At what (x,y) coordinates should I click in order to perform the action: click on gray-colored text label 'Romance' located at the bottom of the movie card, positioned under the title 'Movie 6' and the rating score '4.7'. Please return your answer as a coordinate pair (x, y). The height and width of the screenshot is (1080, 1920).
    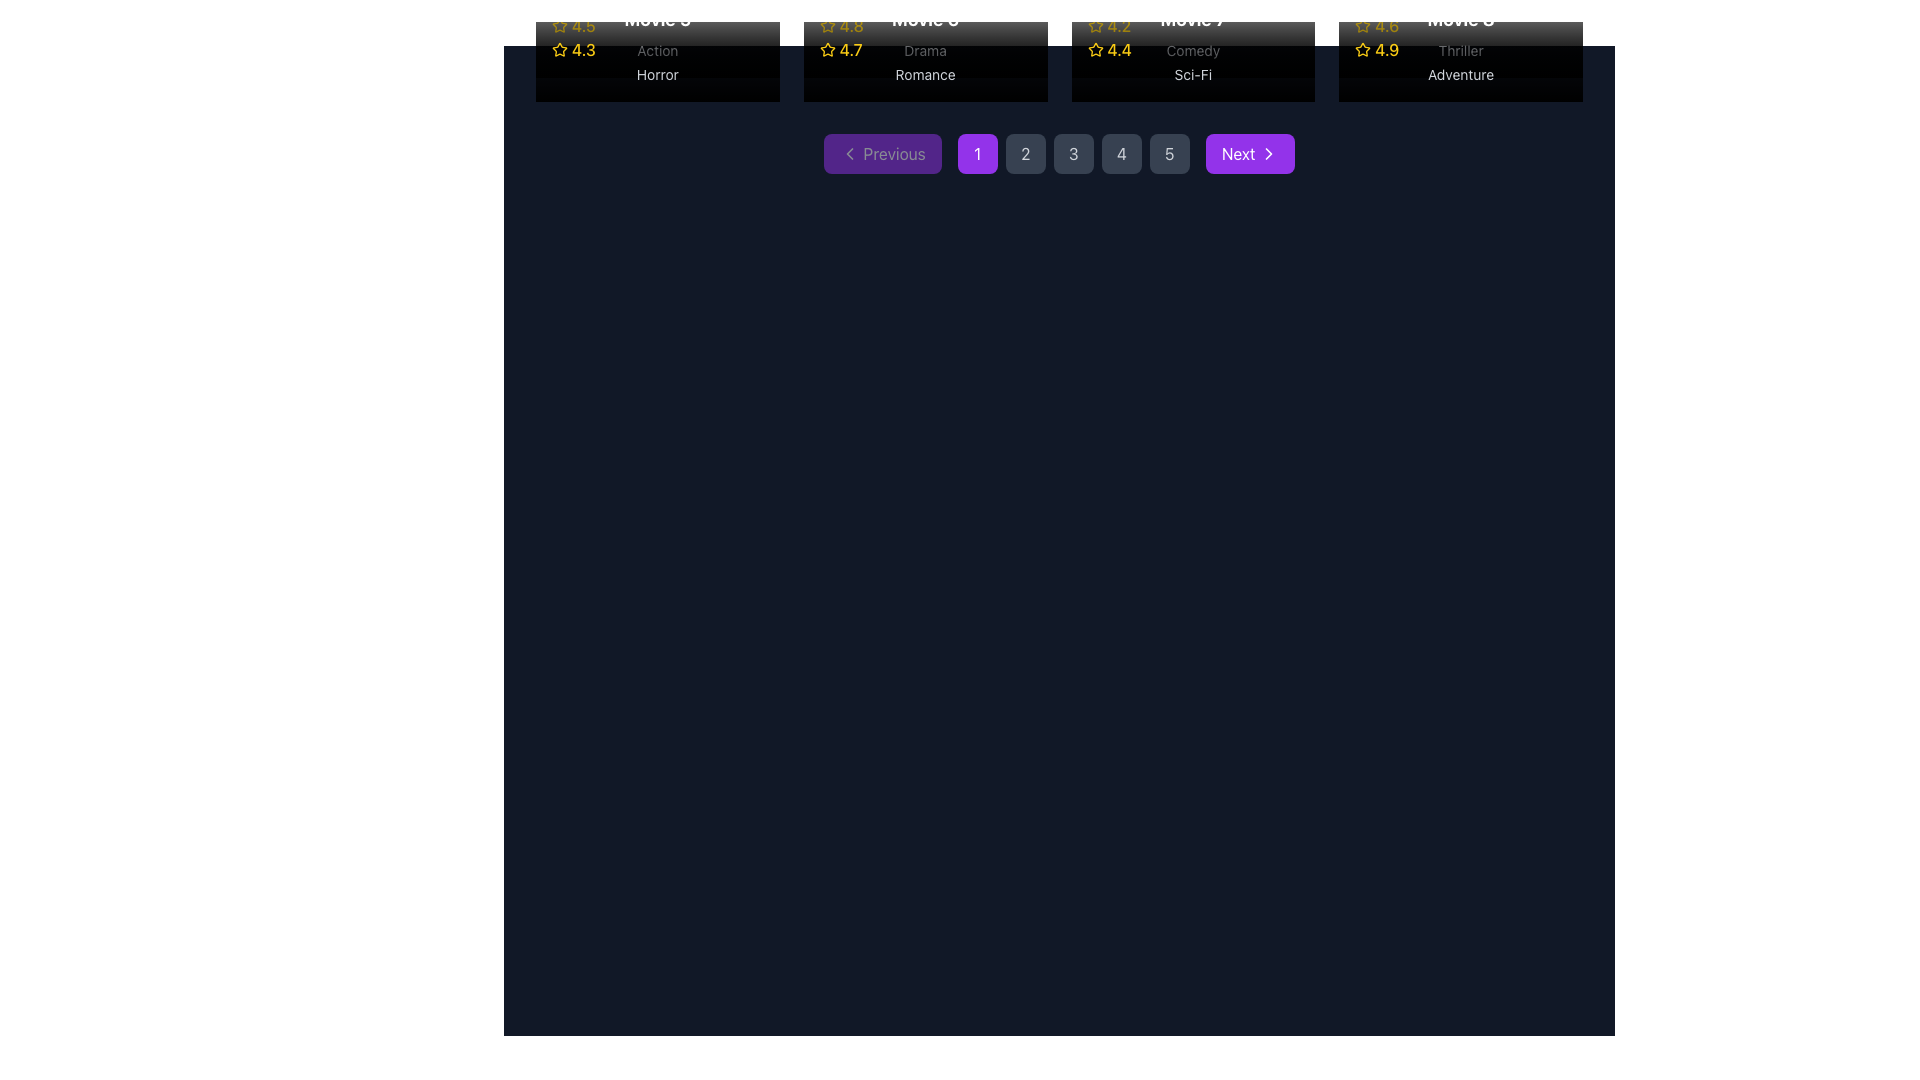
    Looking at the image, I should click on (924, 73).